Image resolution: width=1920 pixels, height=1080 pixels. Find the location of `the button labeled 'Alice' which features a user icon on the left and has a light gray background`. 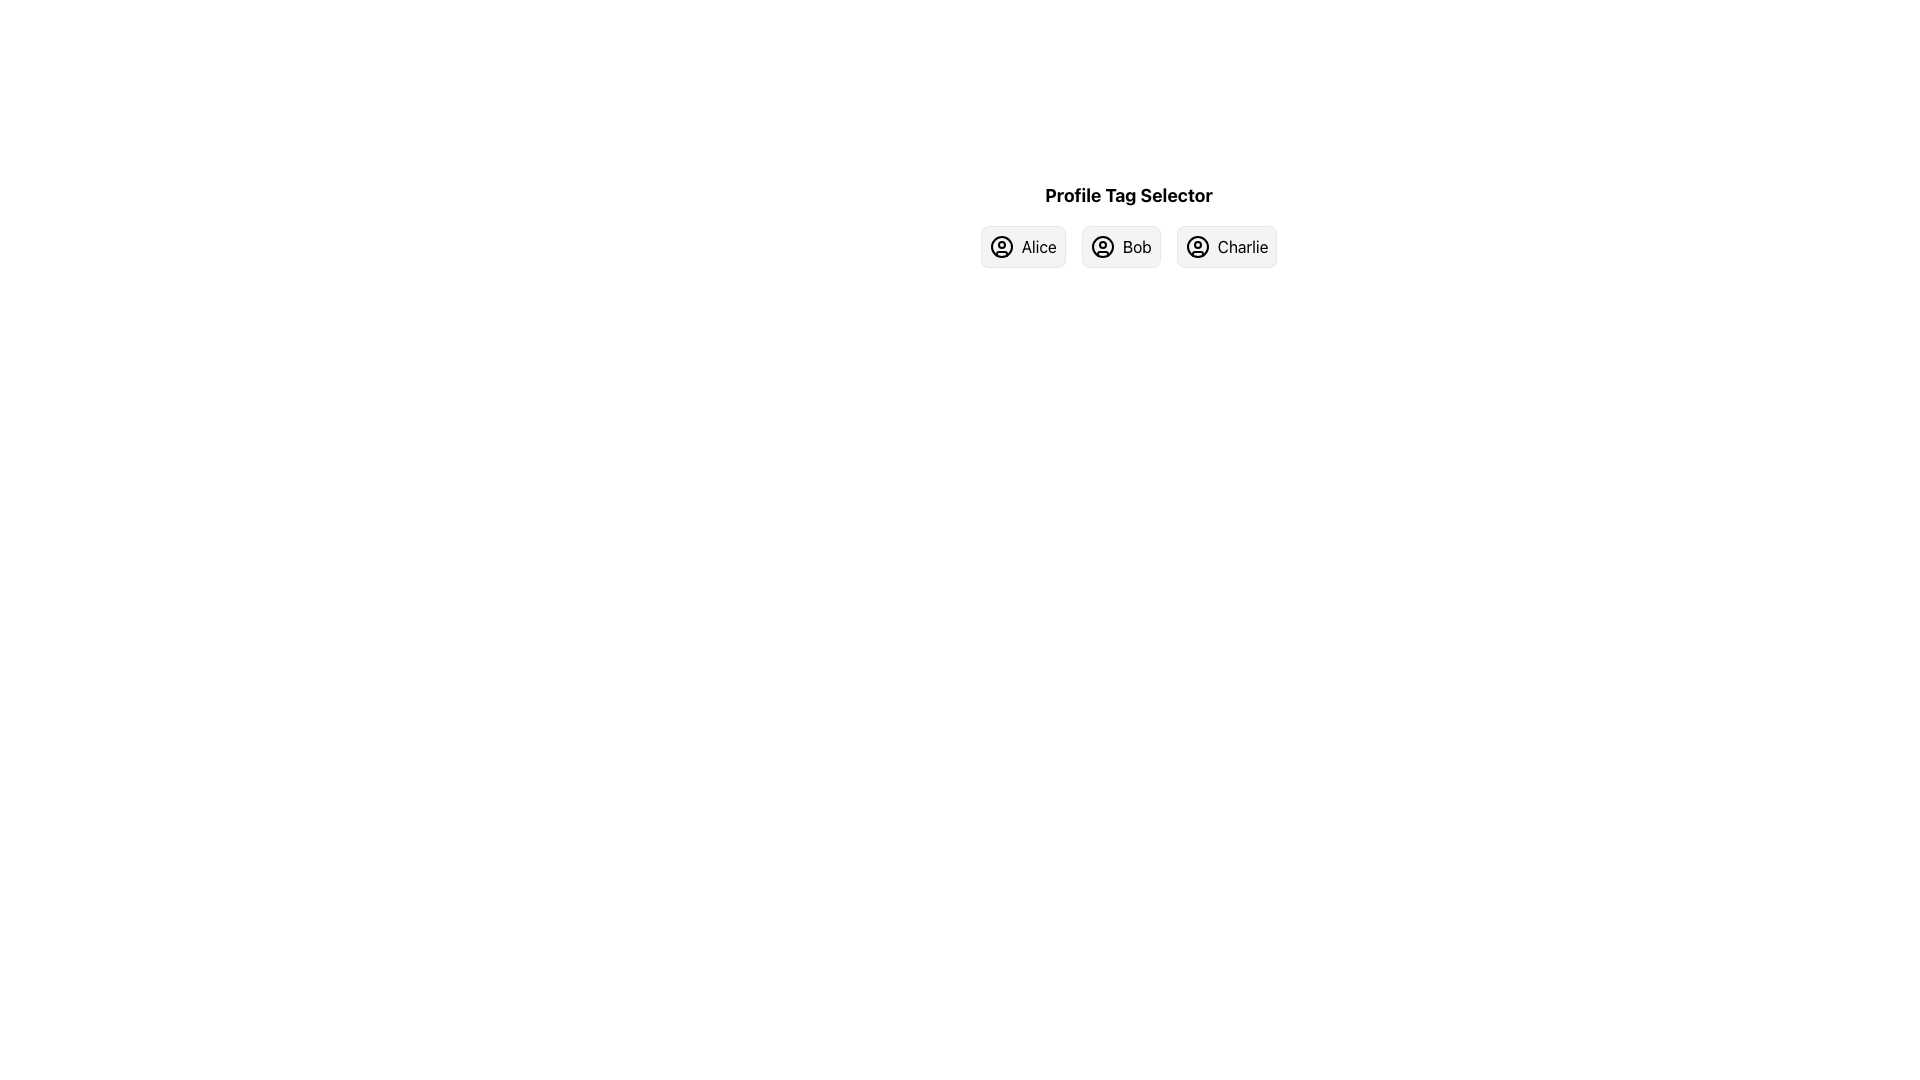

the button labeled 'Alice' which features a user icon on the left and has a light gray background is located at coordinates (1023, 245).